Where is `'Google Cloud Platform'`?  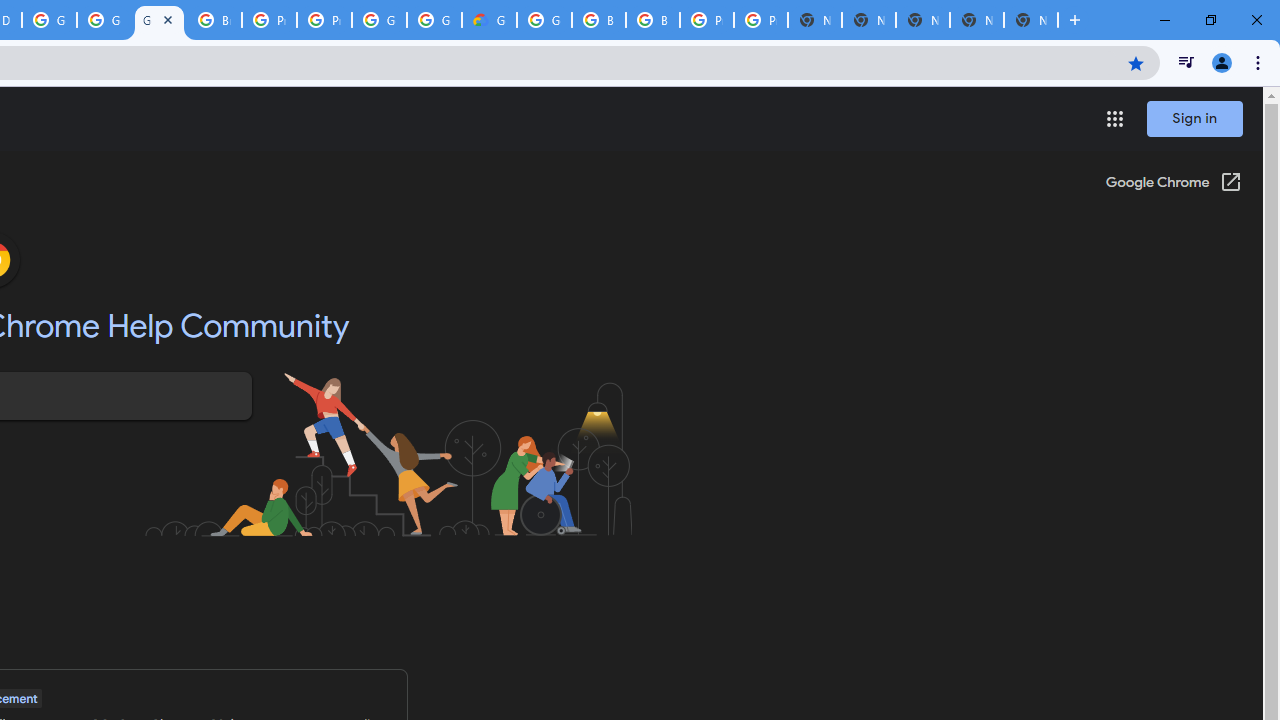 'Google Cloud Platform' is located at coordinates (379, 20).